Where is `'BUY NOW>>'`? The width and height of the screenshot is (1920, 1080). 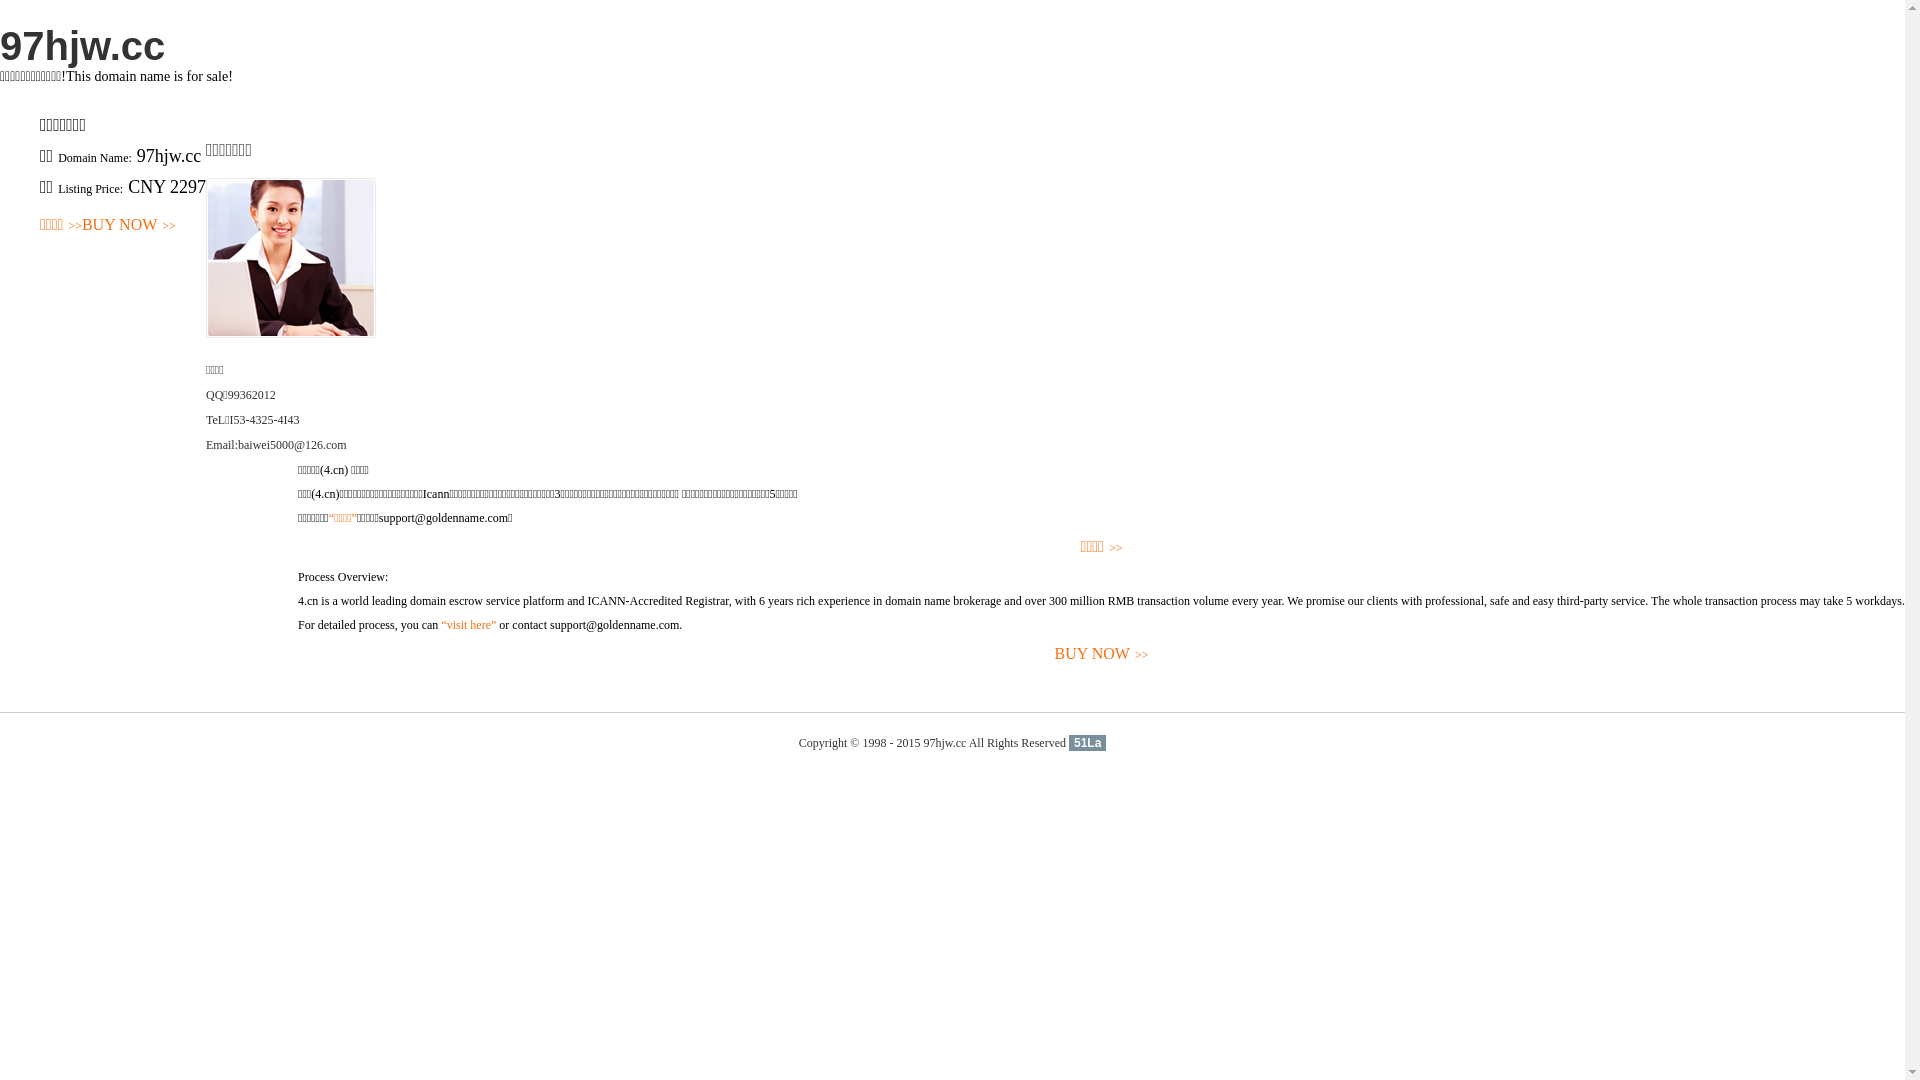
'BUY NOW>>' is located at coordinates (128, 225).